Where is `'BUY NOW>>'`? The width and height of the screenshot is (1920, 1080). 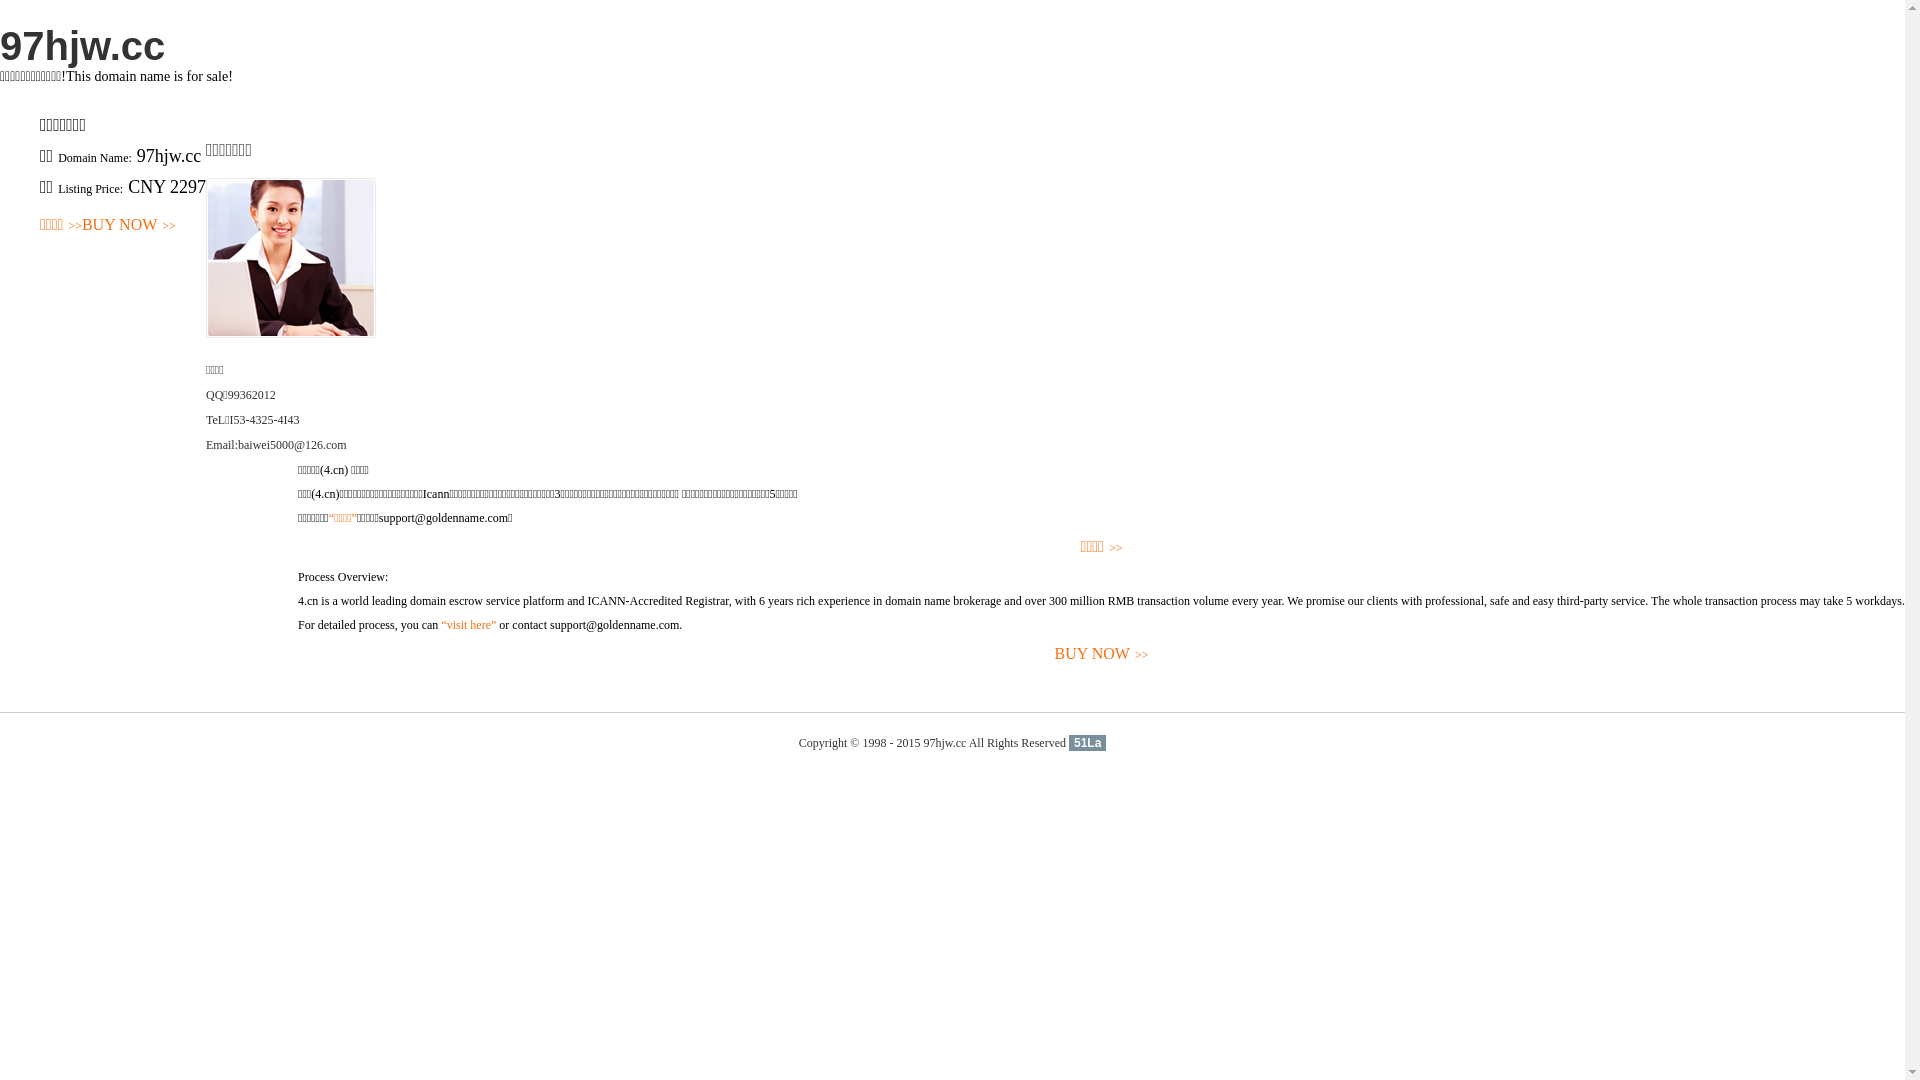
'BUY NOW>>' is located at coordinates (128, 225).